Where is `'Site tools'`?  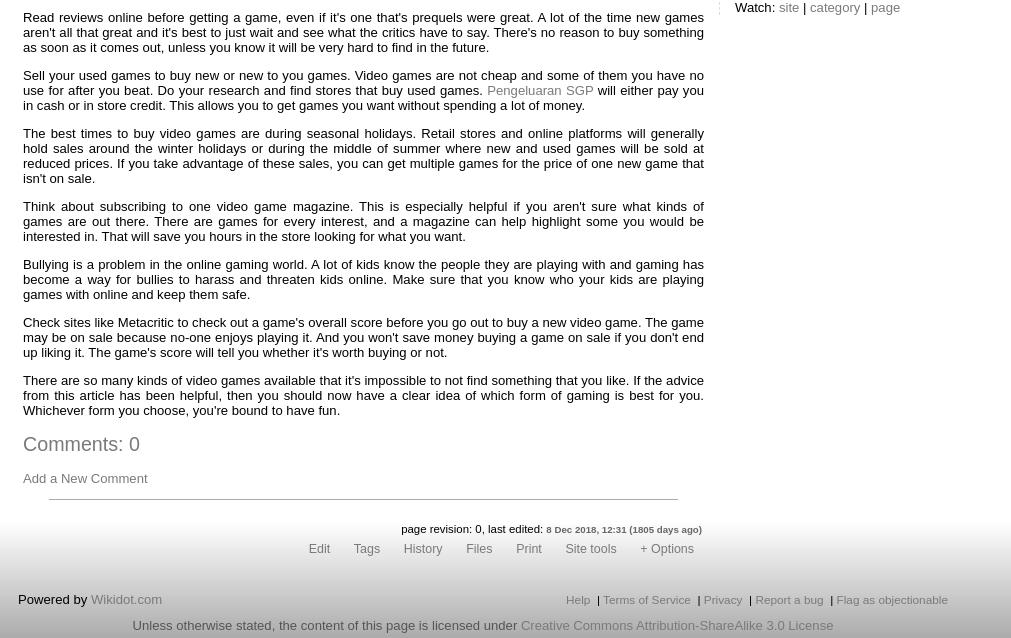
'Site tools' is located at coordinates (565, 548).